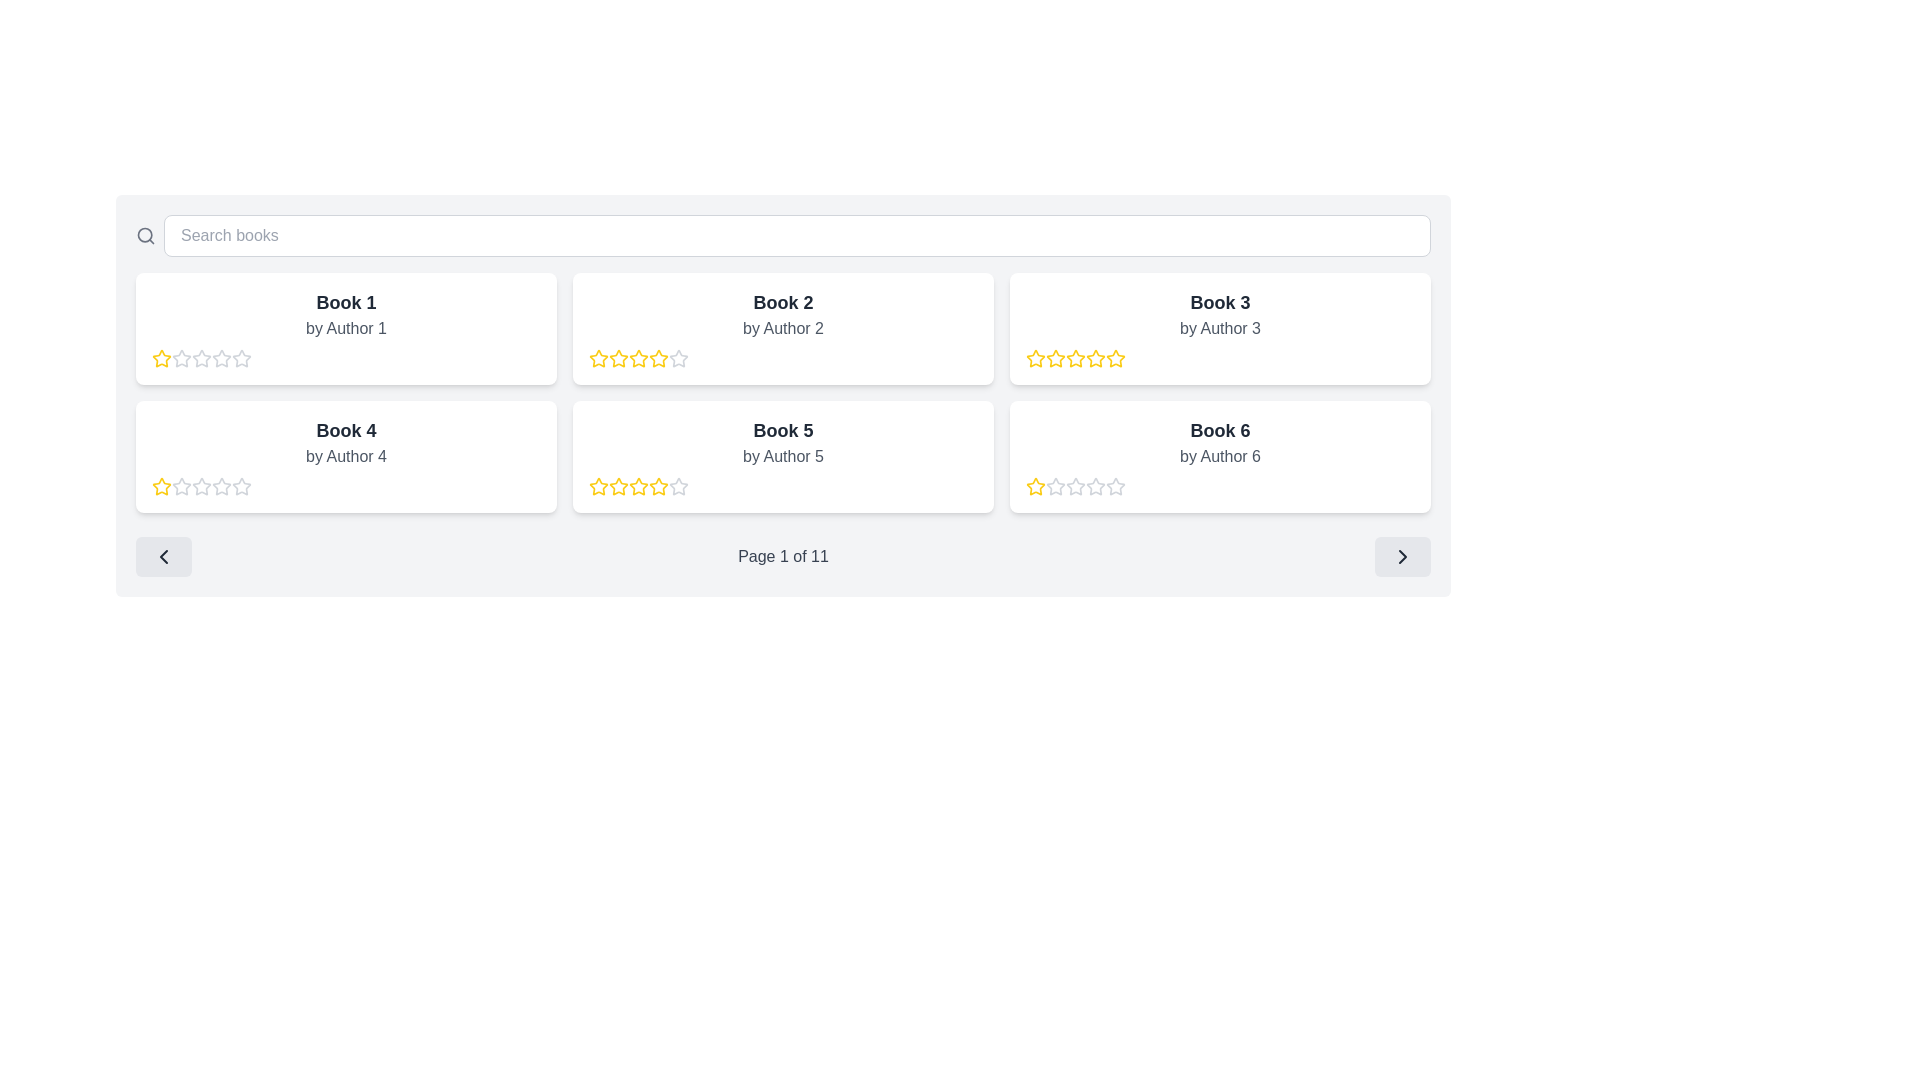  I want to click on Text Label element that displays 'Book 5', which is prominently styled in bold, black text and is located centrally in the second row of the grid layout, so click(782, 430).